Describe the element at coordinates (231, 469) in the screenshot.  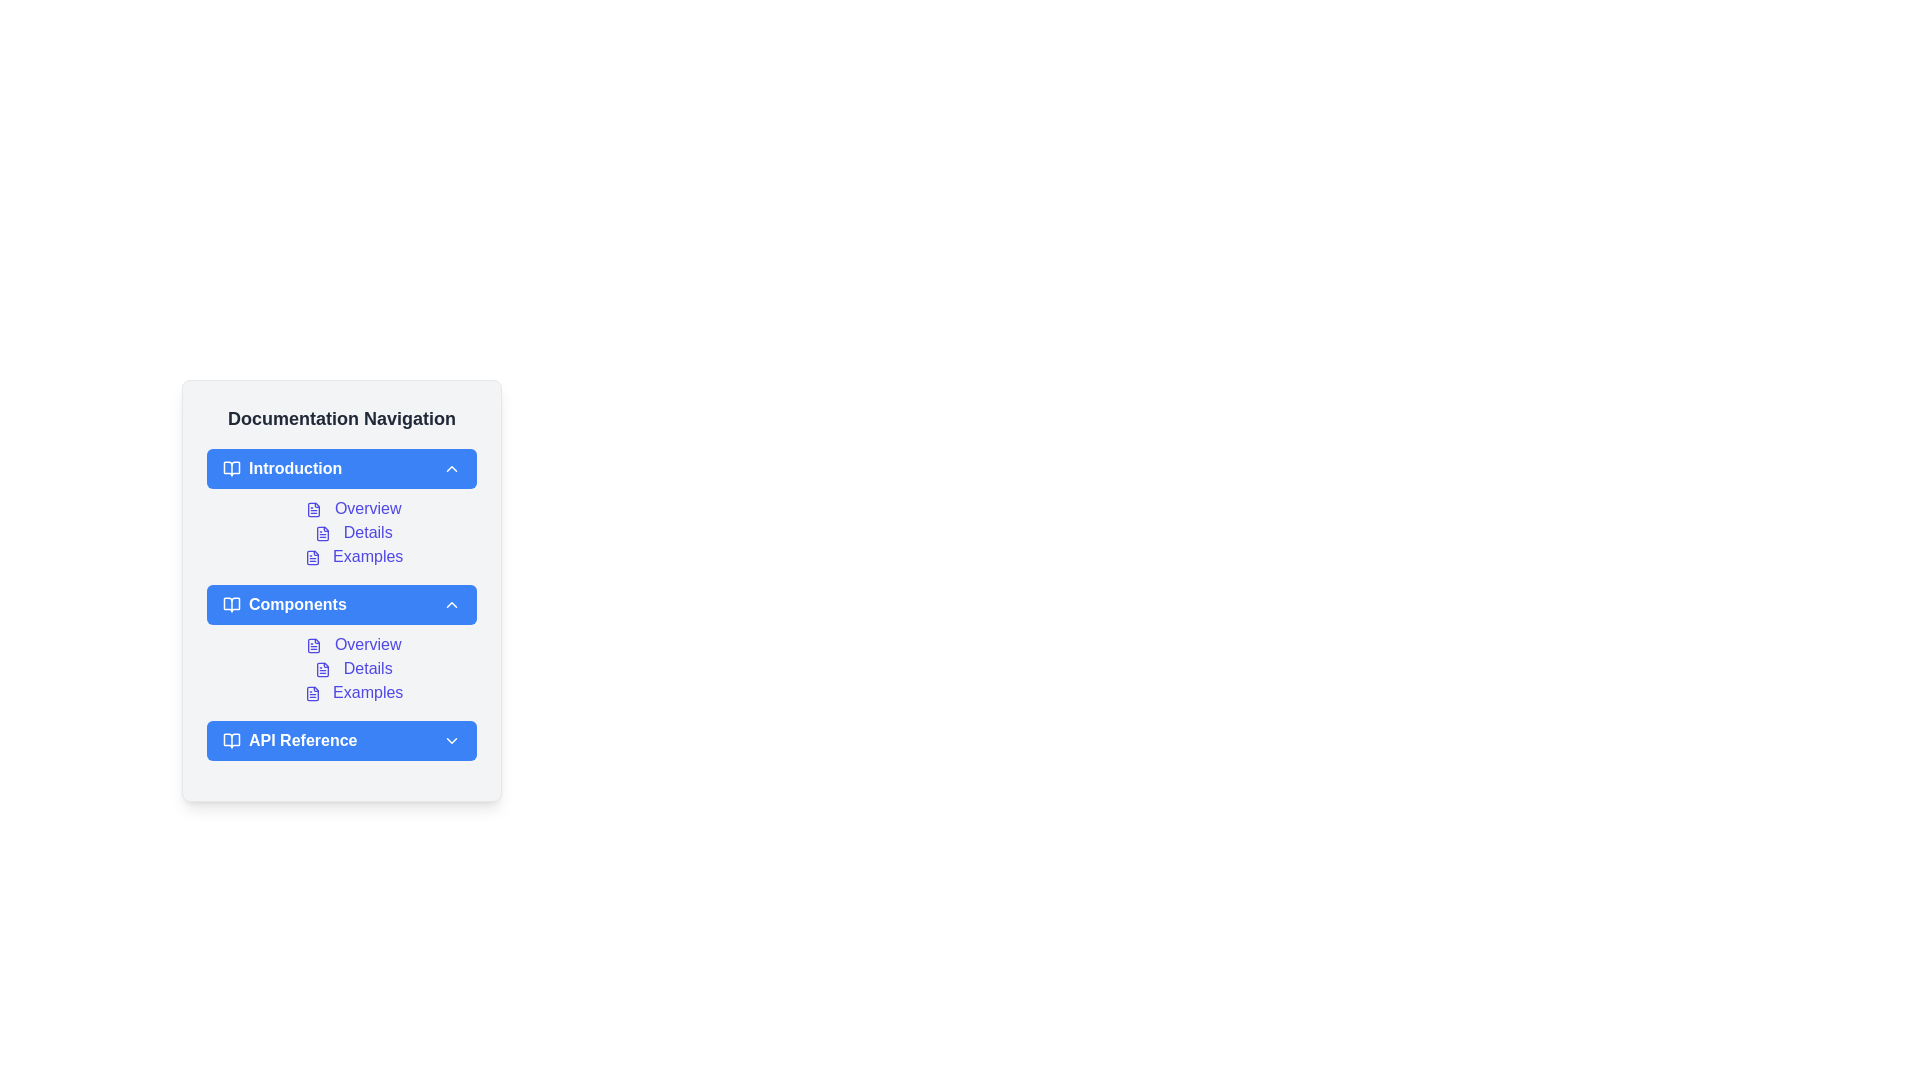
I see `the graphical icon representing the 'Introduction' menu item in the sidebar navigation menu, located immediately to the left of the text 'Introduction'` at that location.